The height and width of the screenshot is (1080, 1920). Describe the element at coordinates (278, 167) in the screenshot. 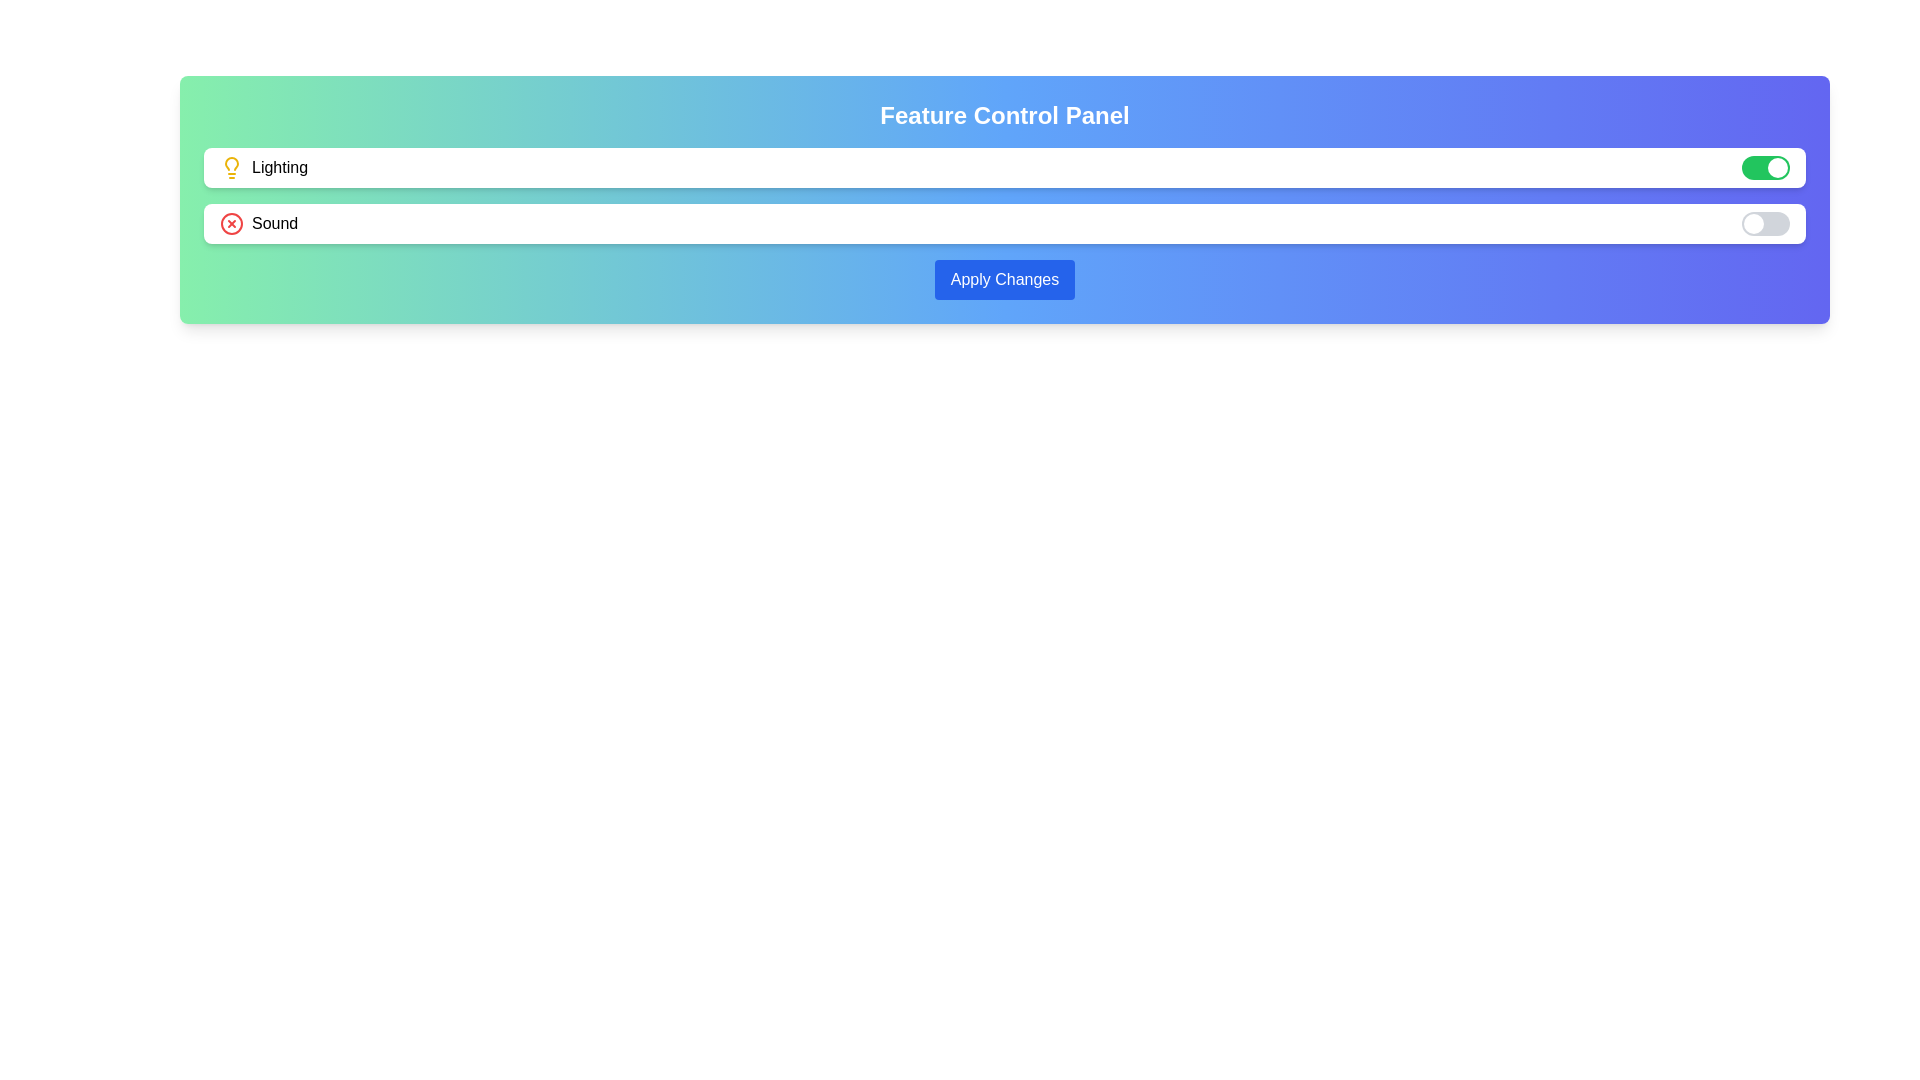

I see `the 'Lighting' label that describes the feature controlled by the adjacent toggle switch, located in the top panel row next to the lightbulb icon` at that location.